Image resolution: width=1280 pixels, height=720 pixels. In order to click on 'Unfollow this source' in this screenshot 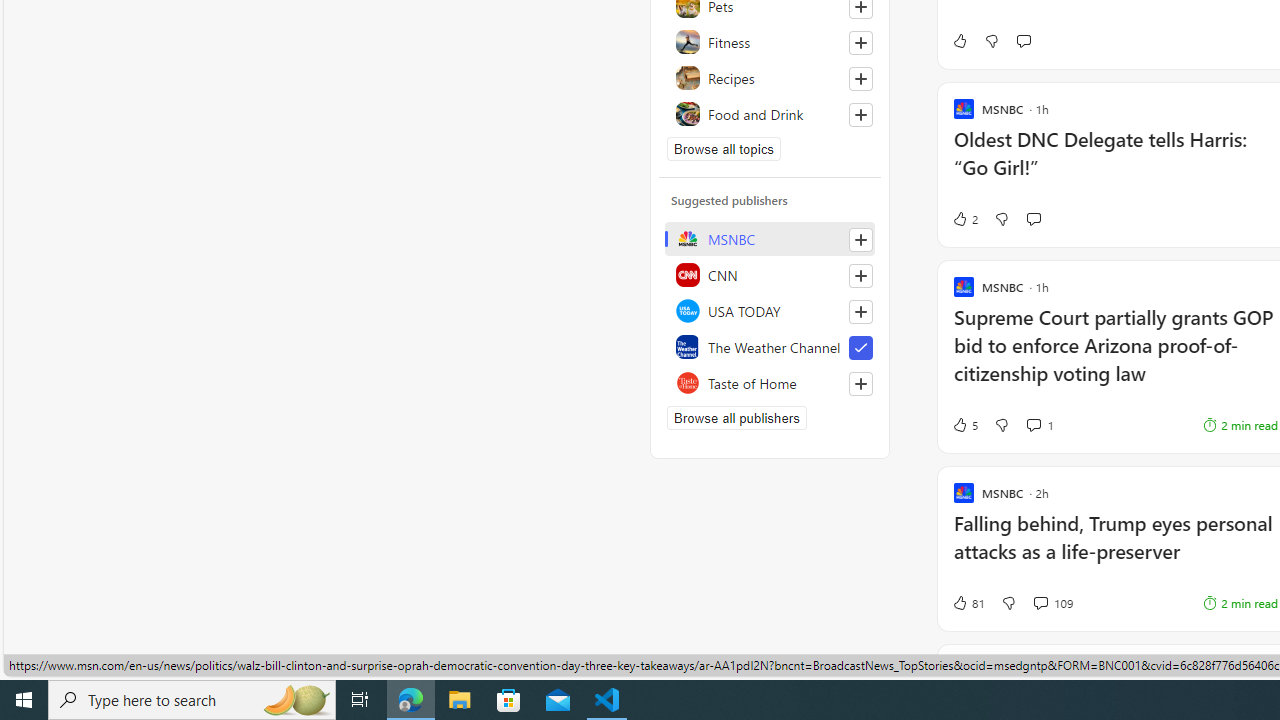, I will do `click(860, 347)`.